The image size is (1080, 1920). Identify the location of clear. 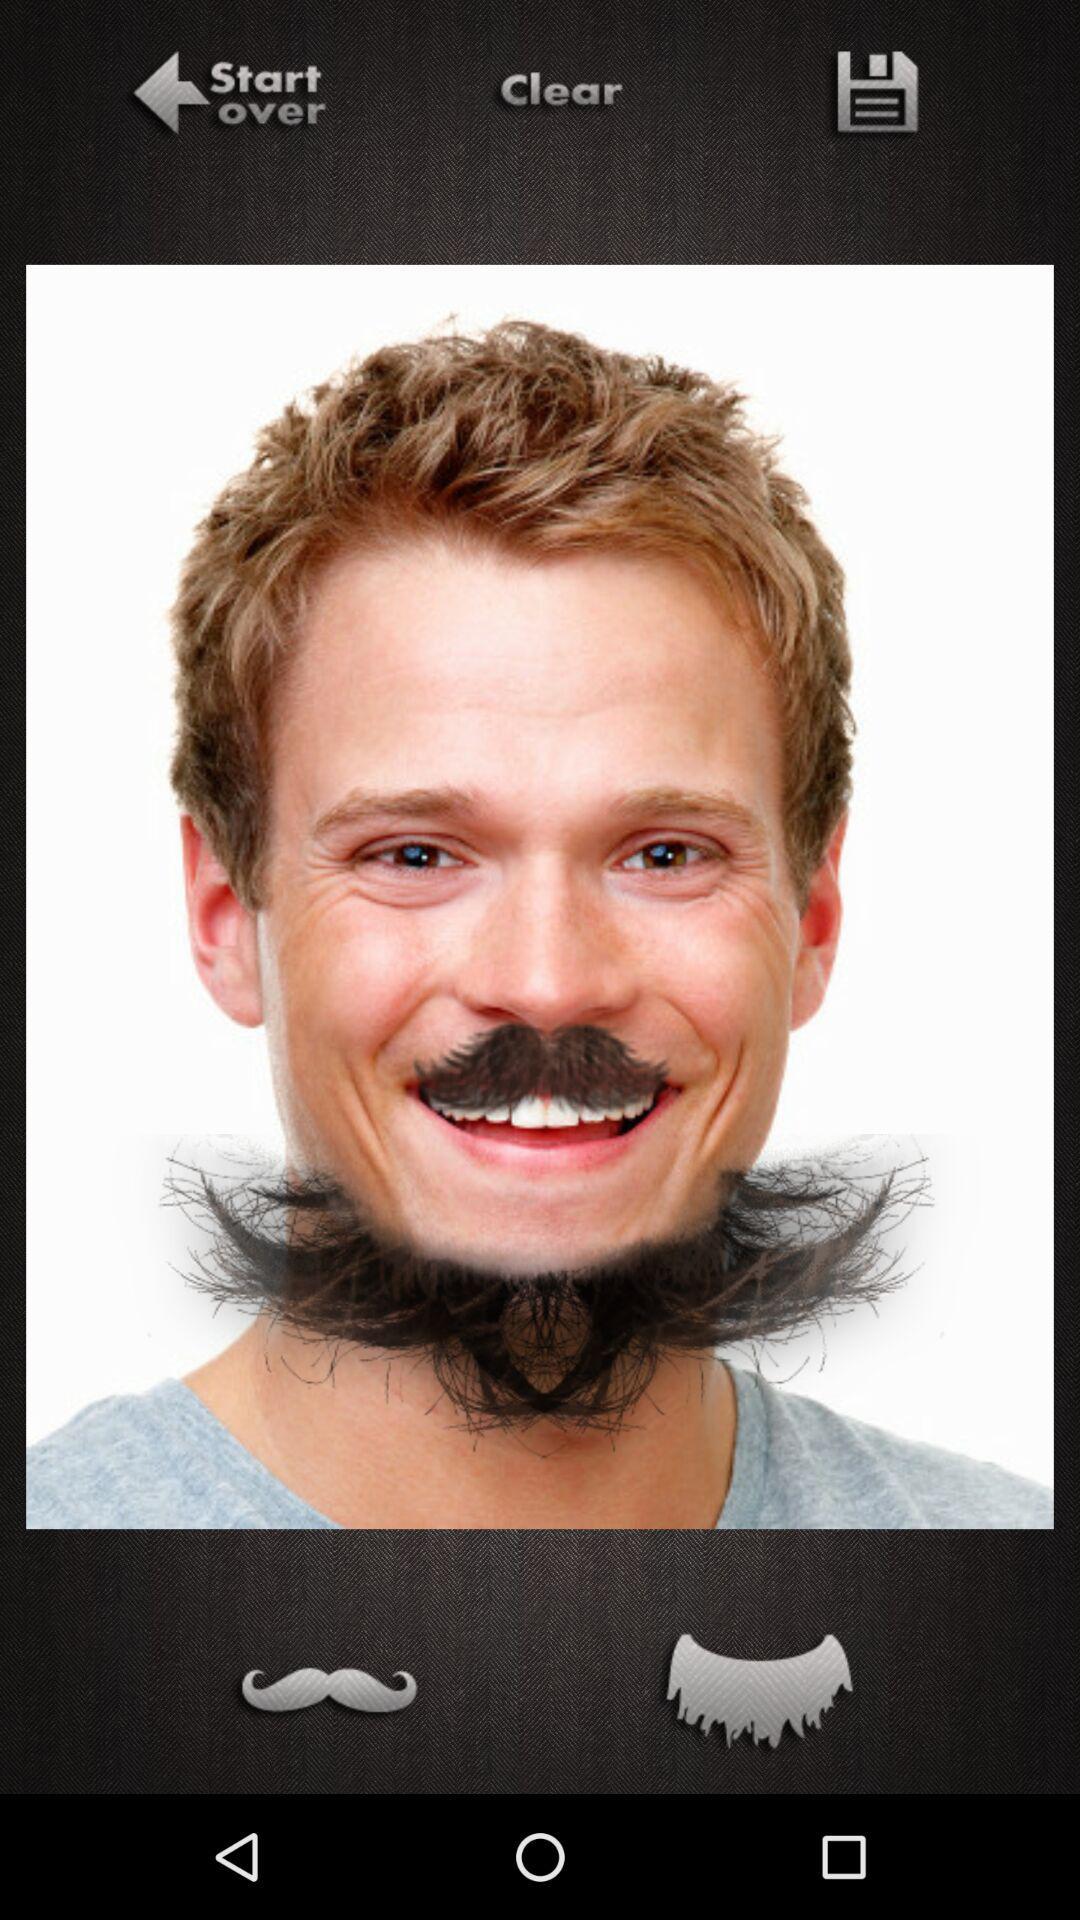
(557, 96).